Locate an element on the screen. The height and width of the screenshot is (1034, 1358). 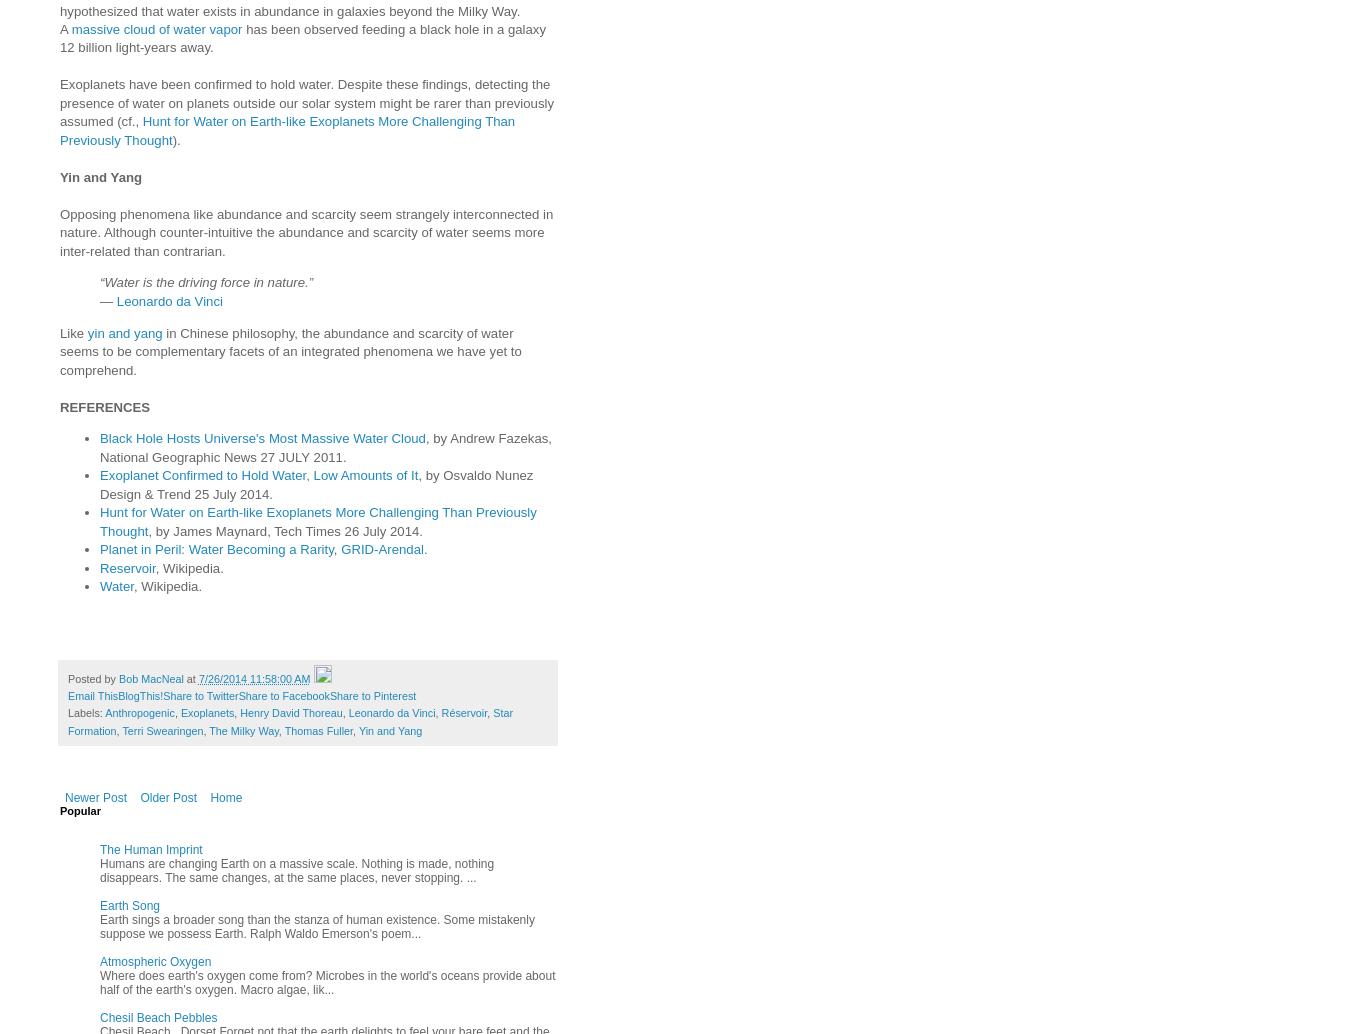
'Popular' is located at coordinates (79, 809).